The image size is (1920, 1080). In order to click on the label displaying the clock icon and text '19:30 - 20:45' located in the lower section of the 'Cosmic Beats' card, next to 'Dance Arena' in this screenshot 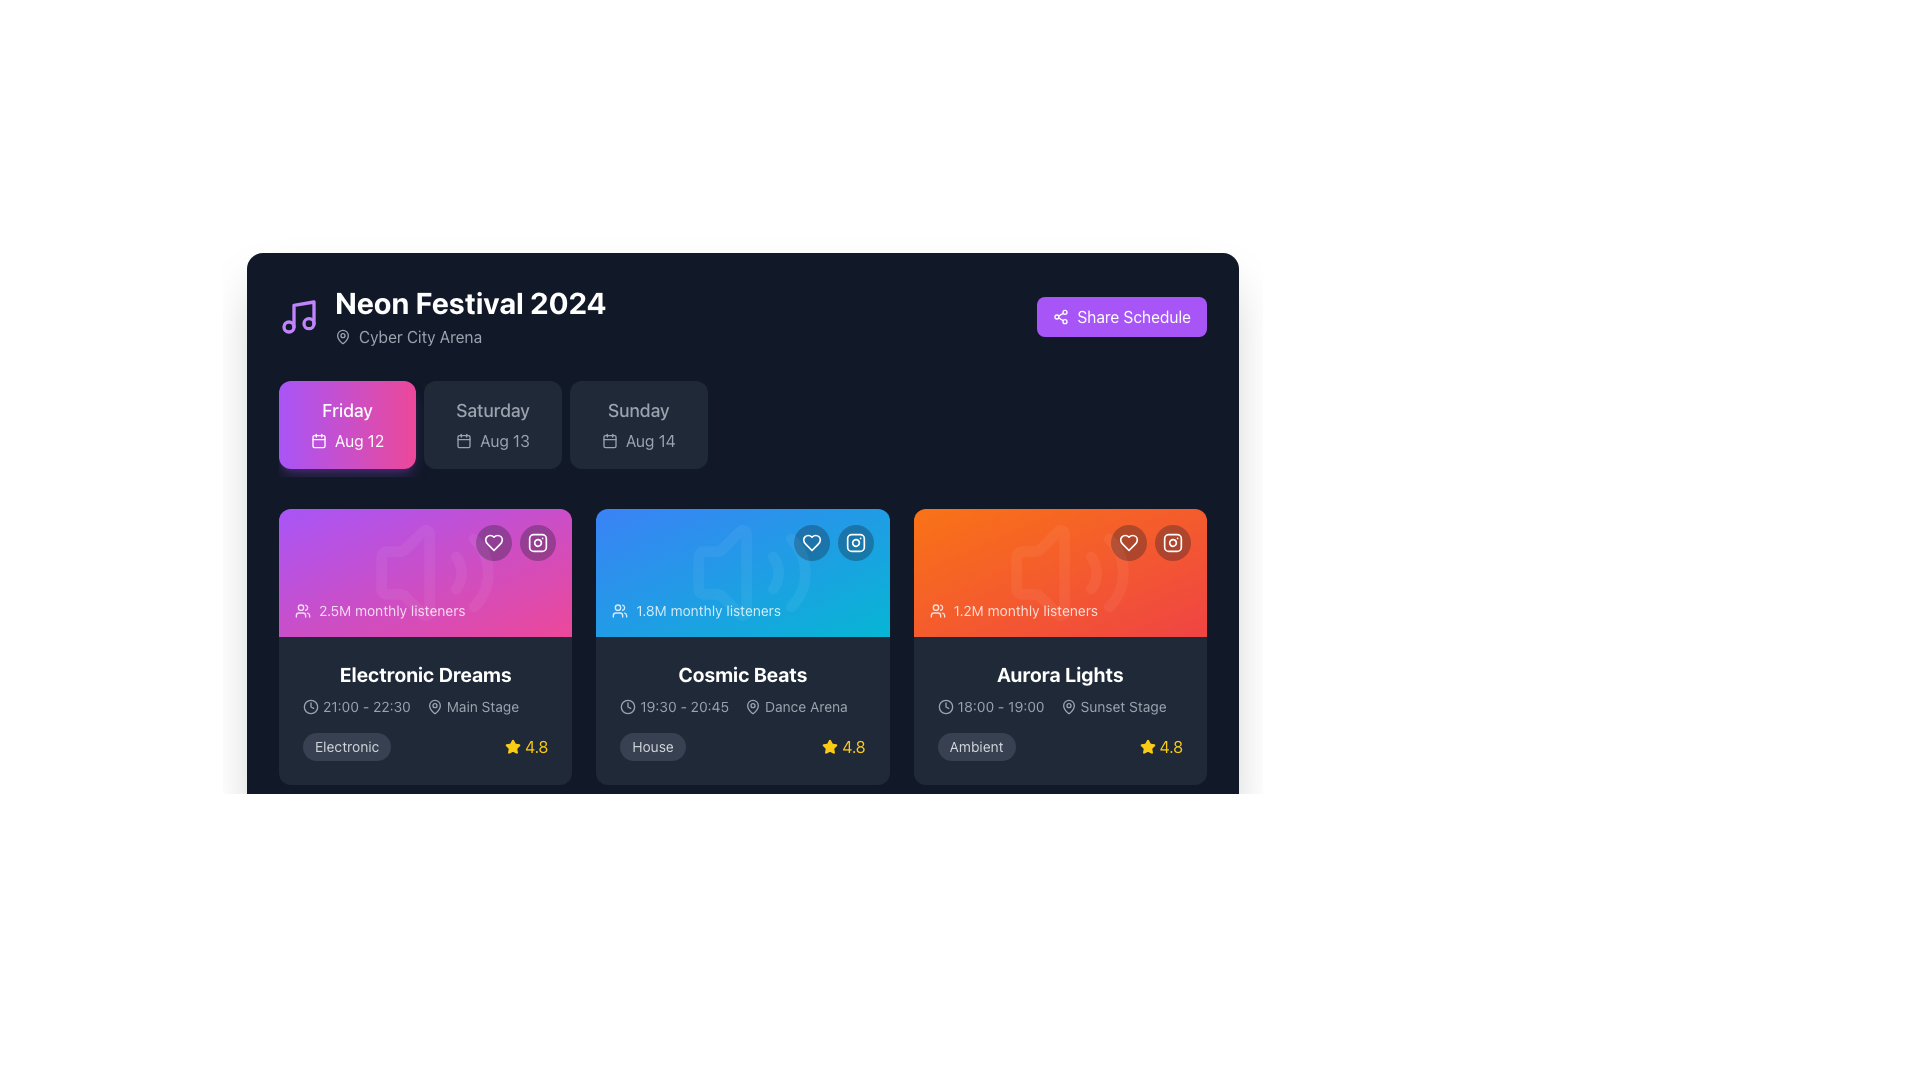, I will do `click(674, 705)`.